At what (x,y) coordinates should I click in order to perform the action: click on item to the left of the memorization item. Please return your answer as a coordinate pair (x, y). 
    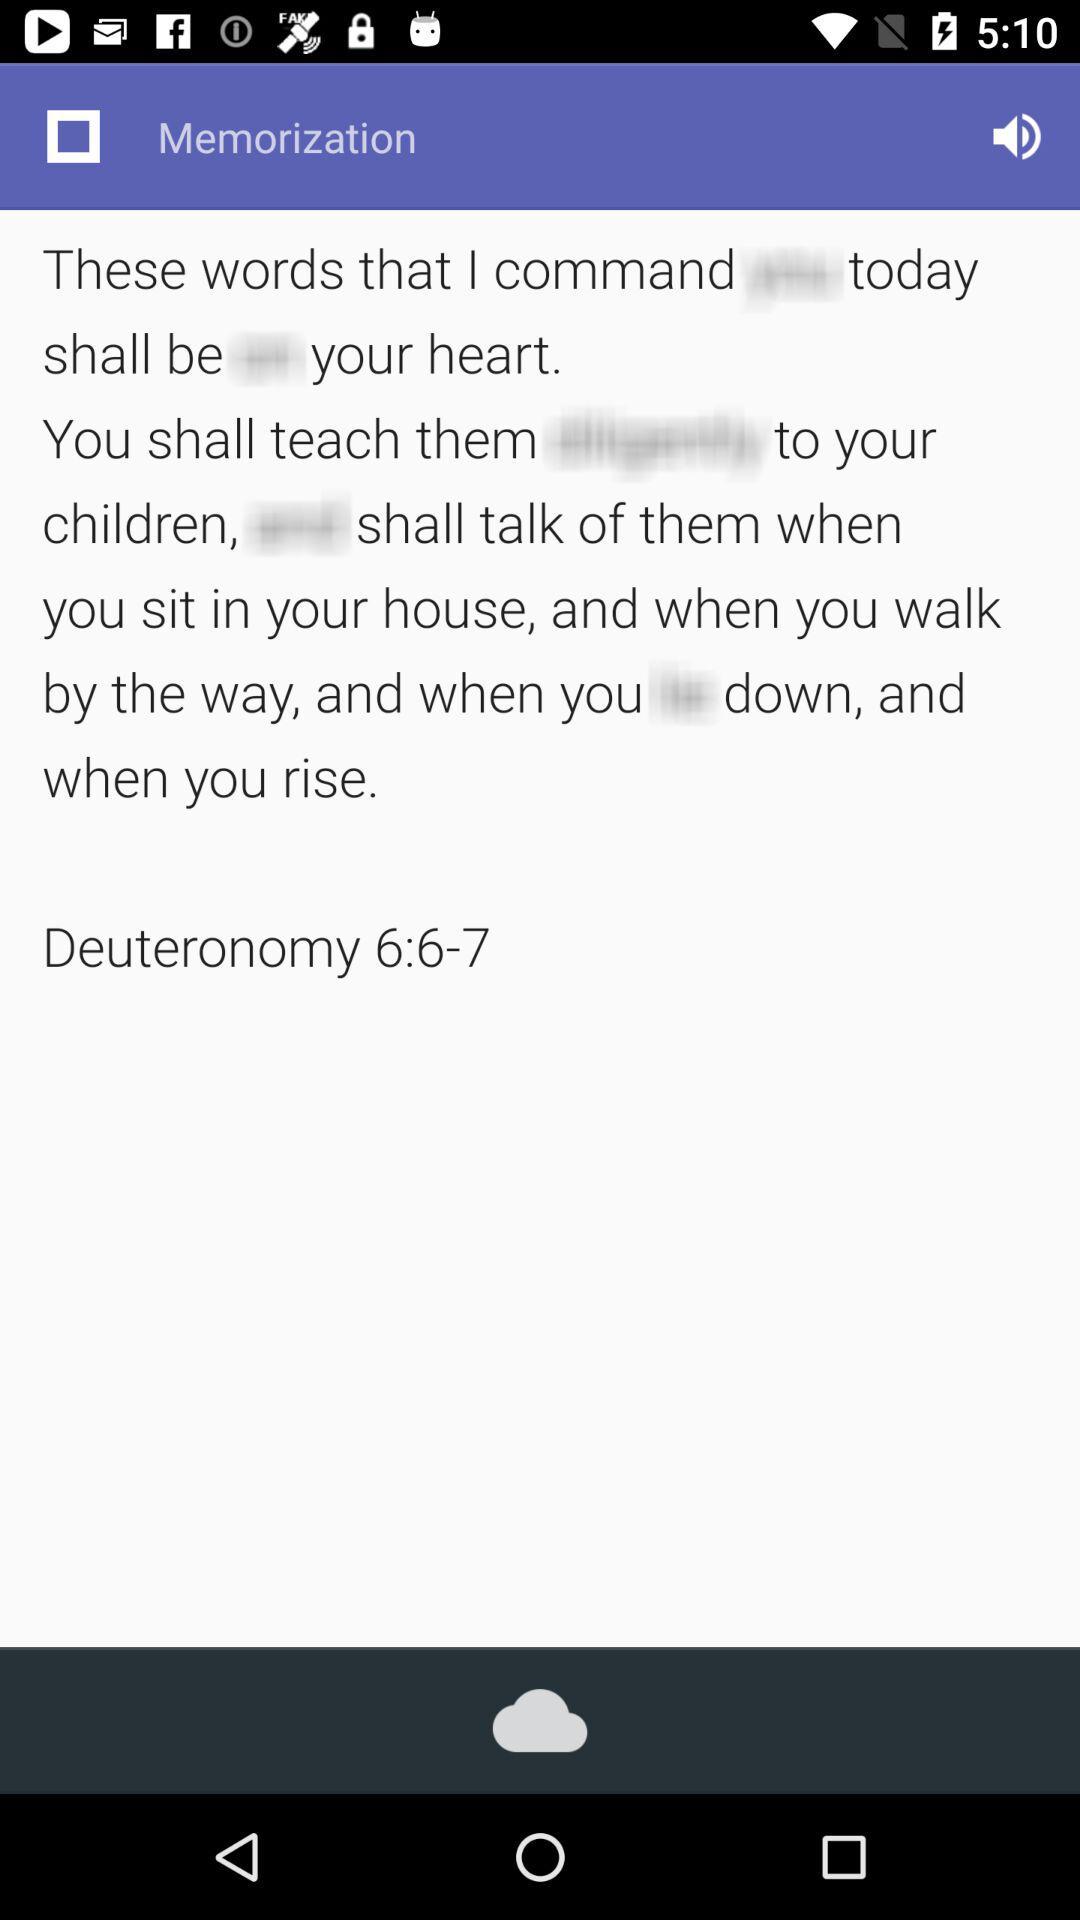
    Looking at the image, I should click on (72, 135).